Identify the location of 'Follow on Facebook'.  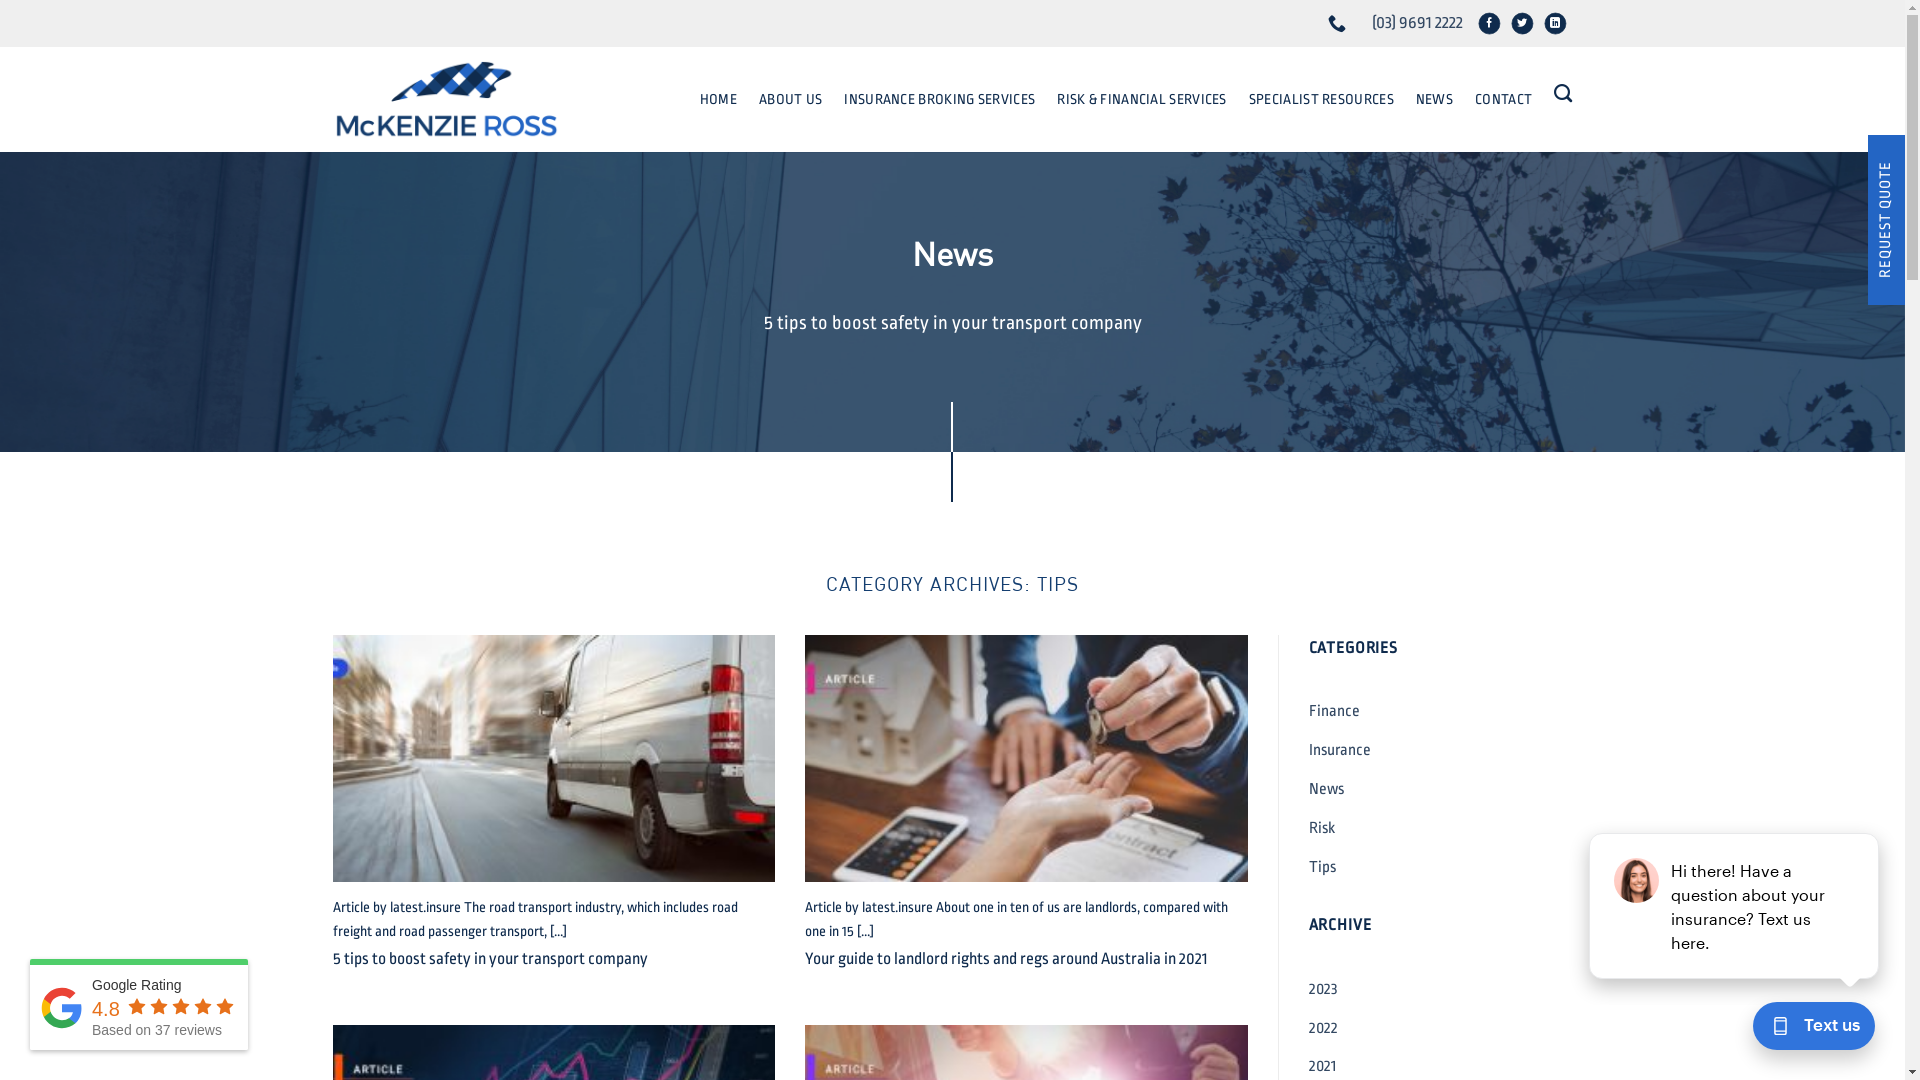
(1493, 27).